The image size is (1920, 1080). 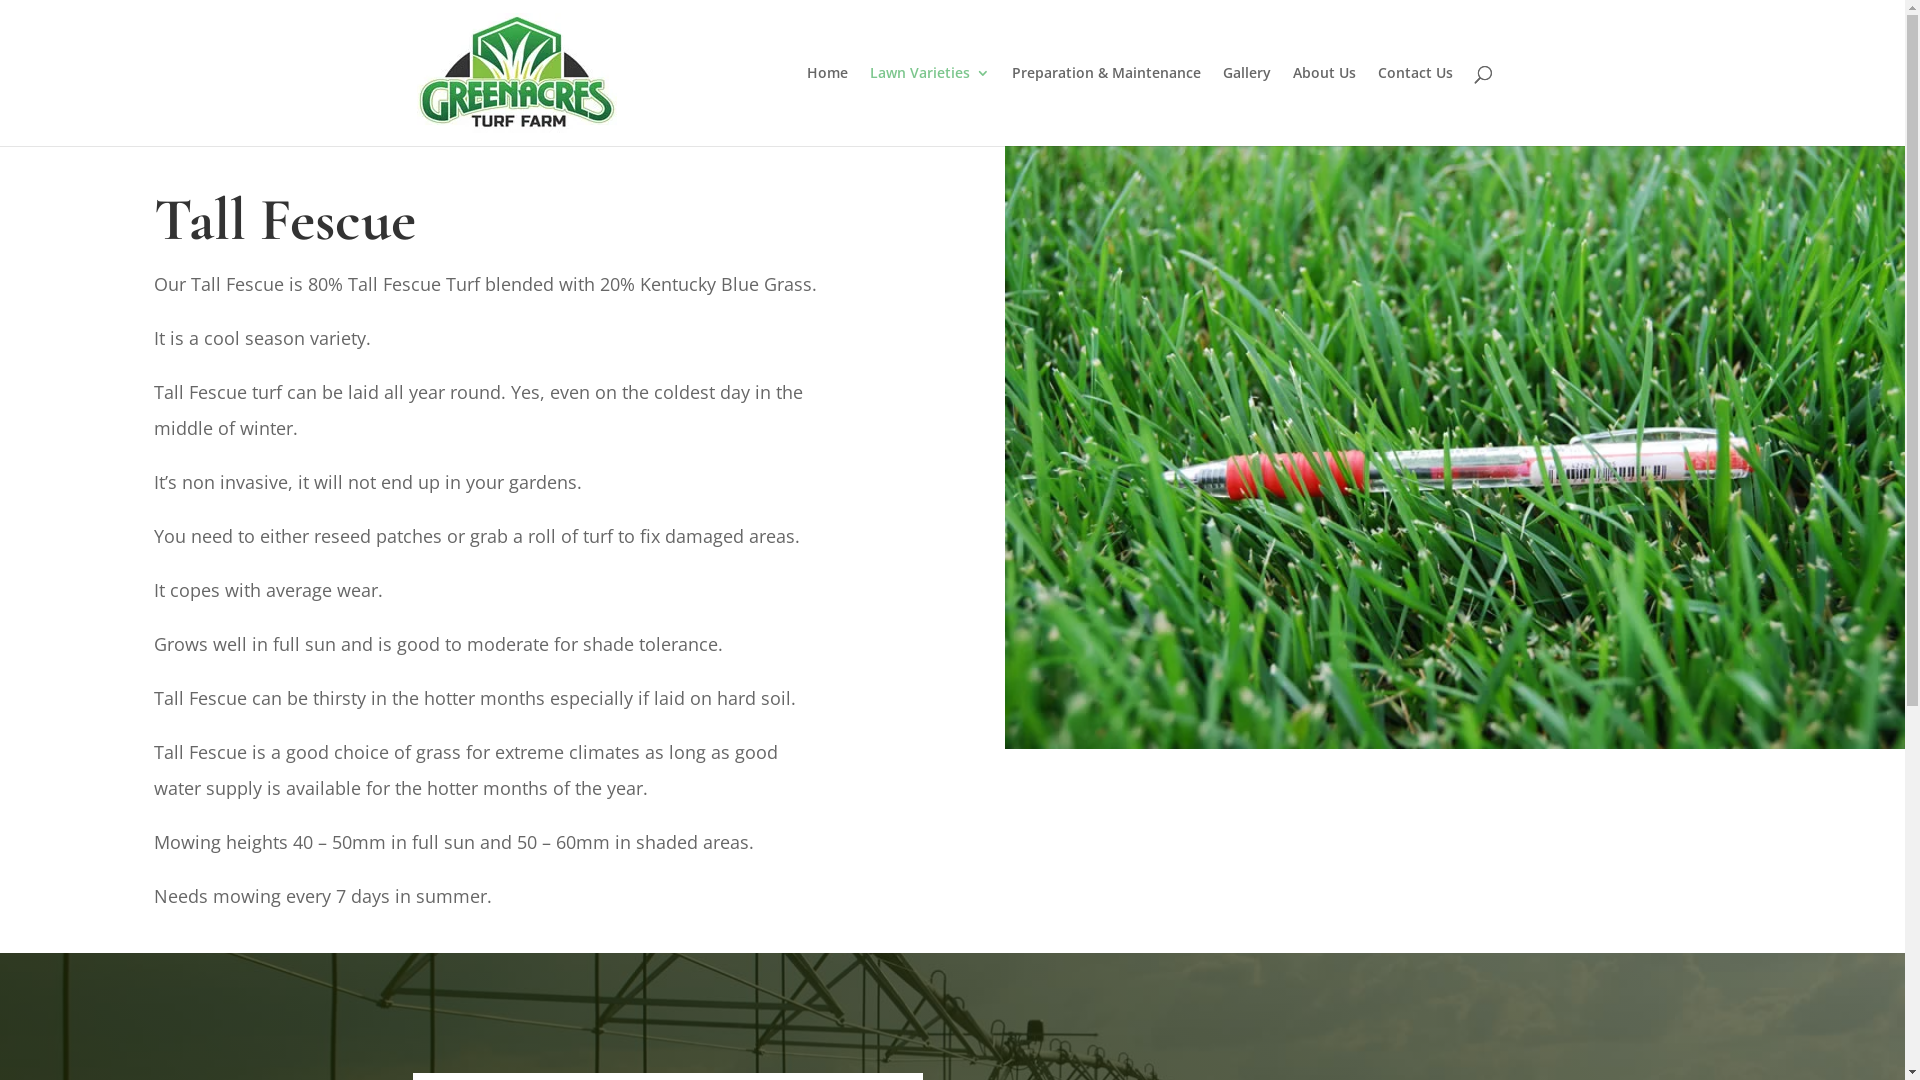 What do you see at coordinates (826, 105) in the screenshot?
I see `'Home'` at bounding box center [826, 105].